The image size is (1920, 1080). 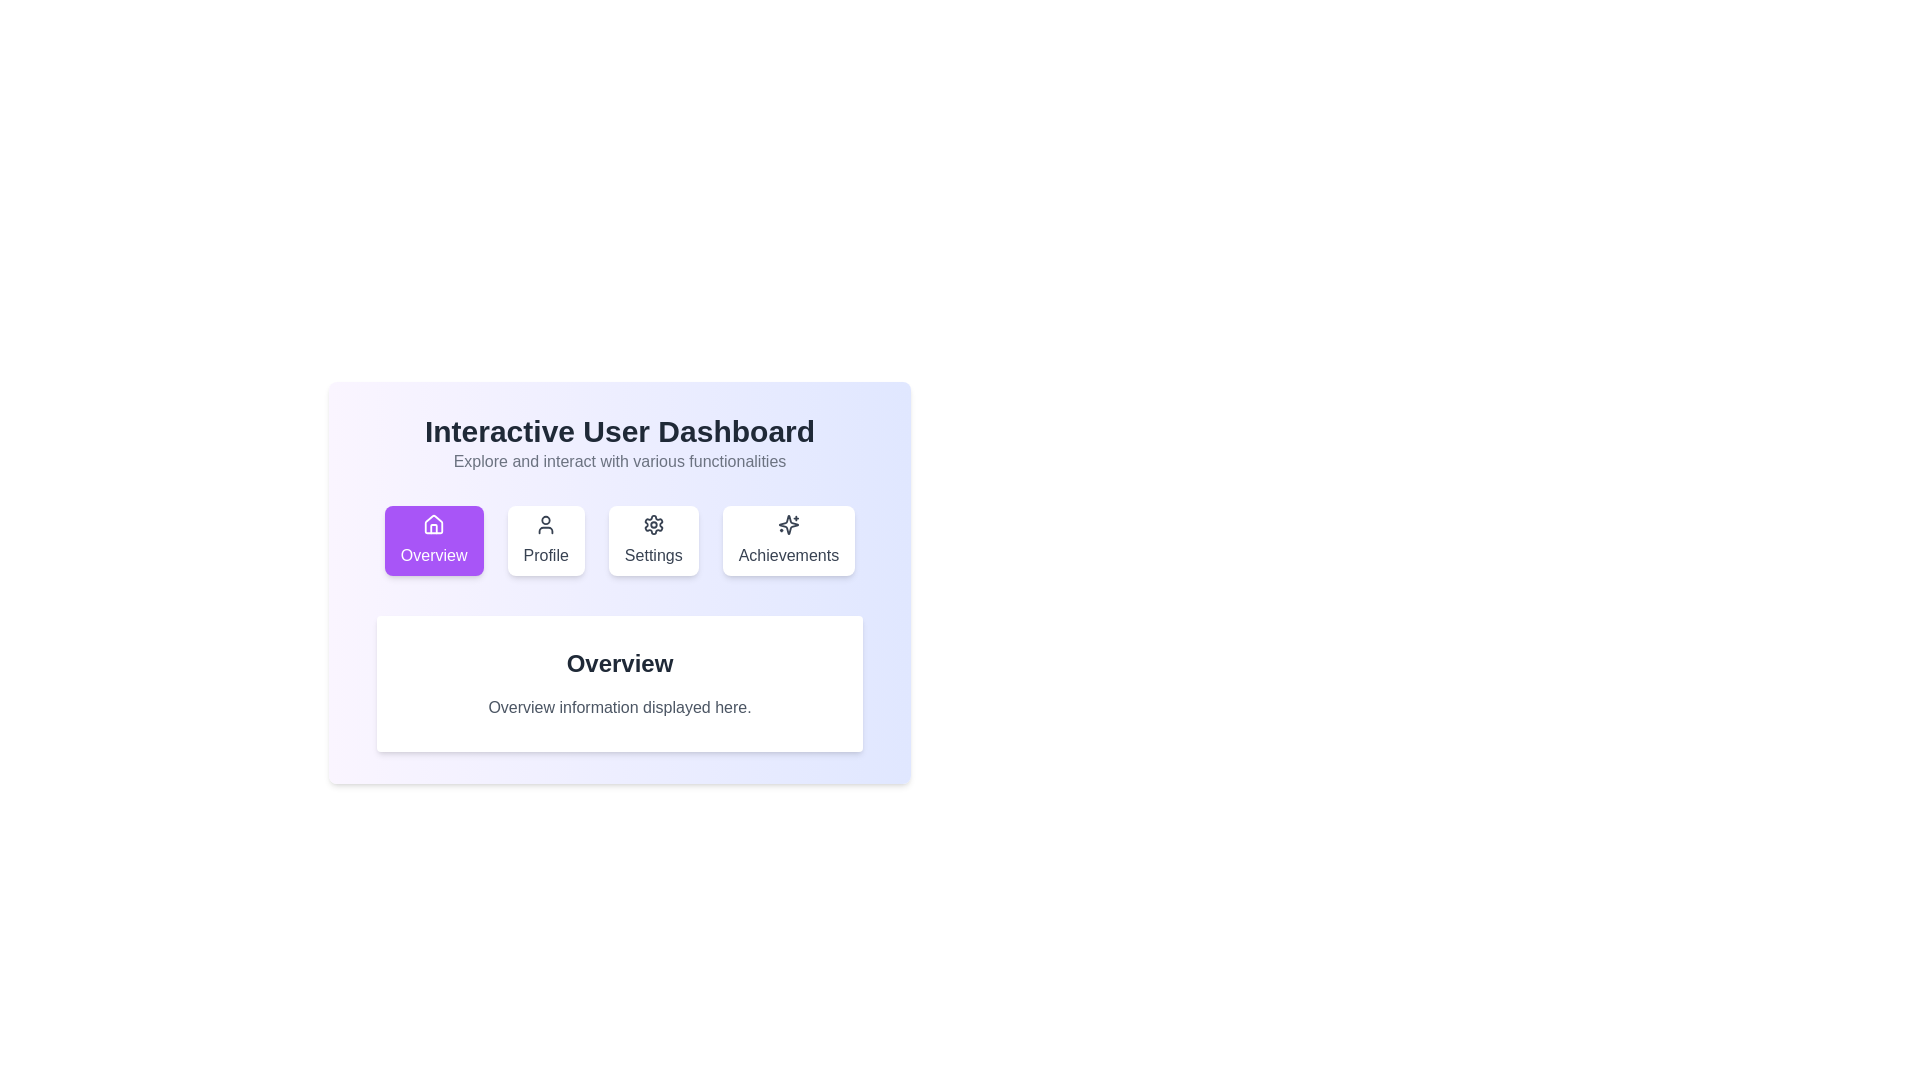 What do you see at coordinates (787, 540) in the screenshot?
I see `the 'Achievements' button, which is the fourth button in the row under the 'Interactive User Dashboard' header, to activate its visual hover effect` at bounding box center [787, 540].